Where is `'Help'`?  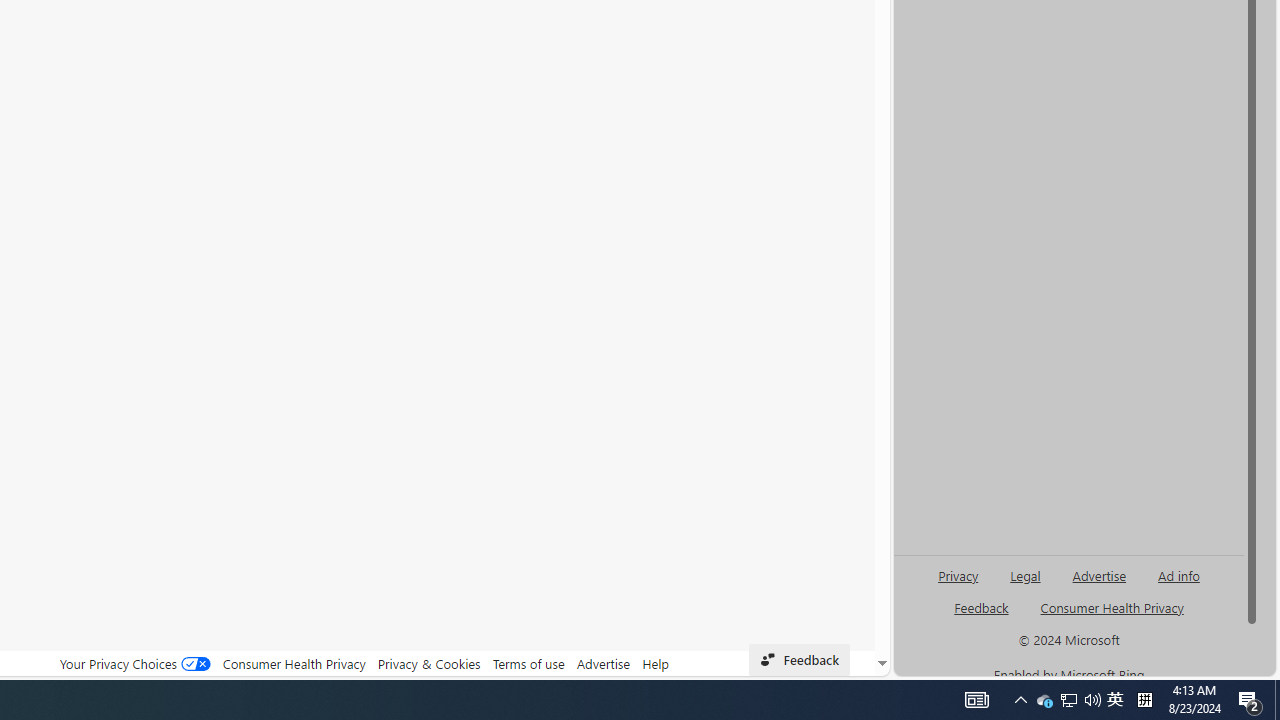 'Help' is located at coordinates (656, 663).